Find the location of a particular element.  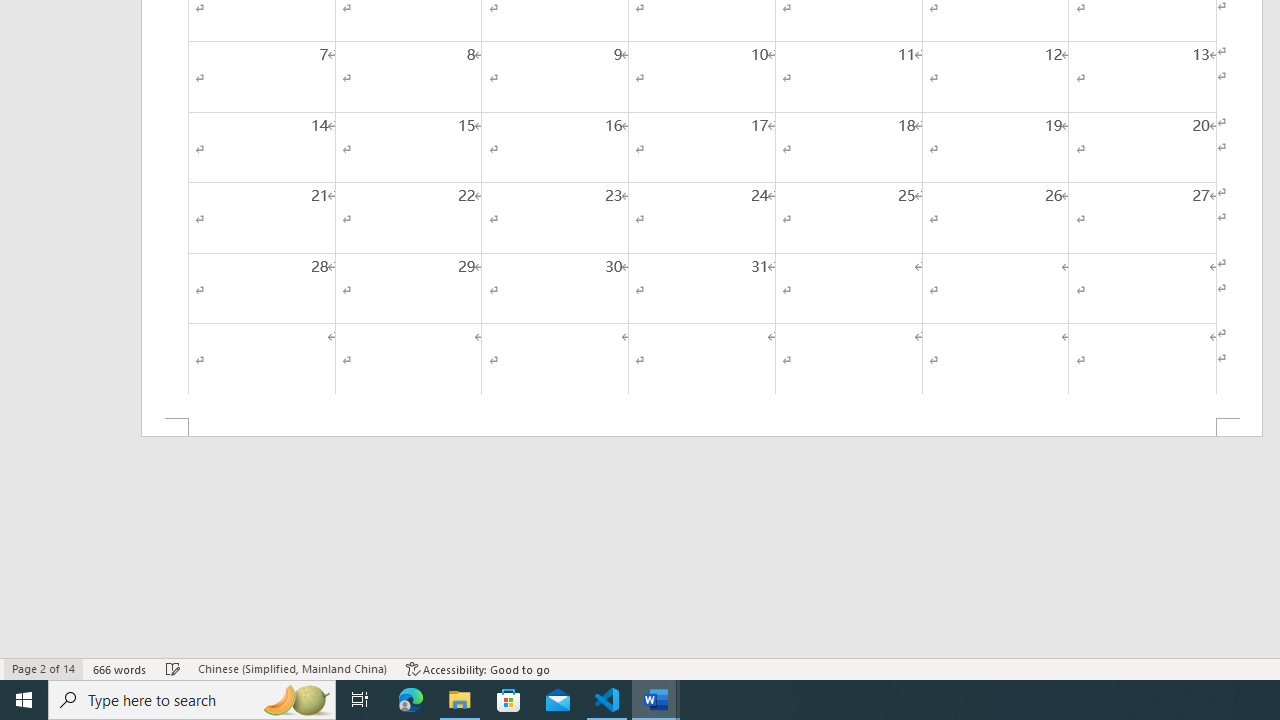

'Word Count 666 words' is located at coordinates (119, 669).